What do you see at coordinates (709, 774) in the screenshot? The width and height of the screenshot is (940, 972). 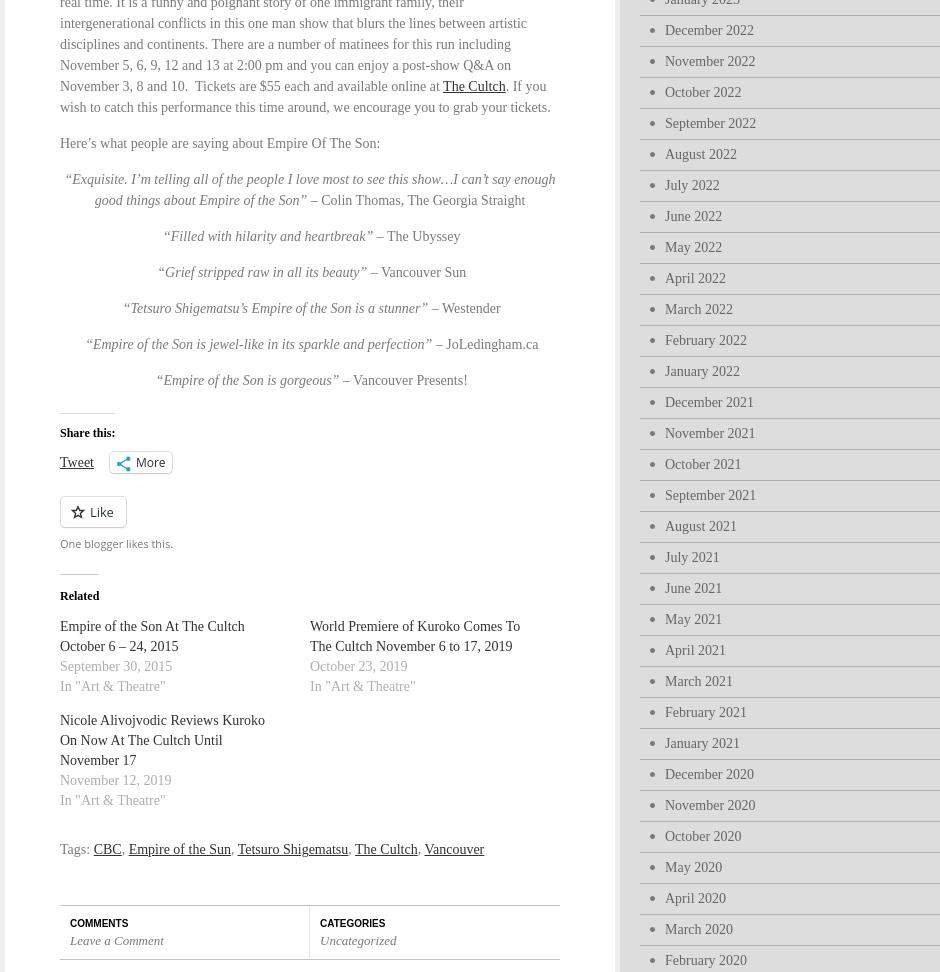 I see `'December 2020'` at bounding box center [709, 774].